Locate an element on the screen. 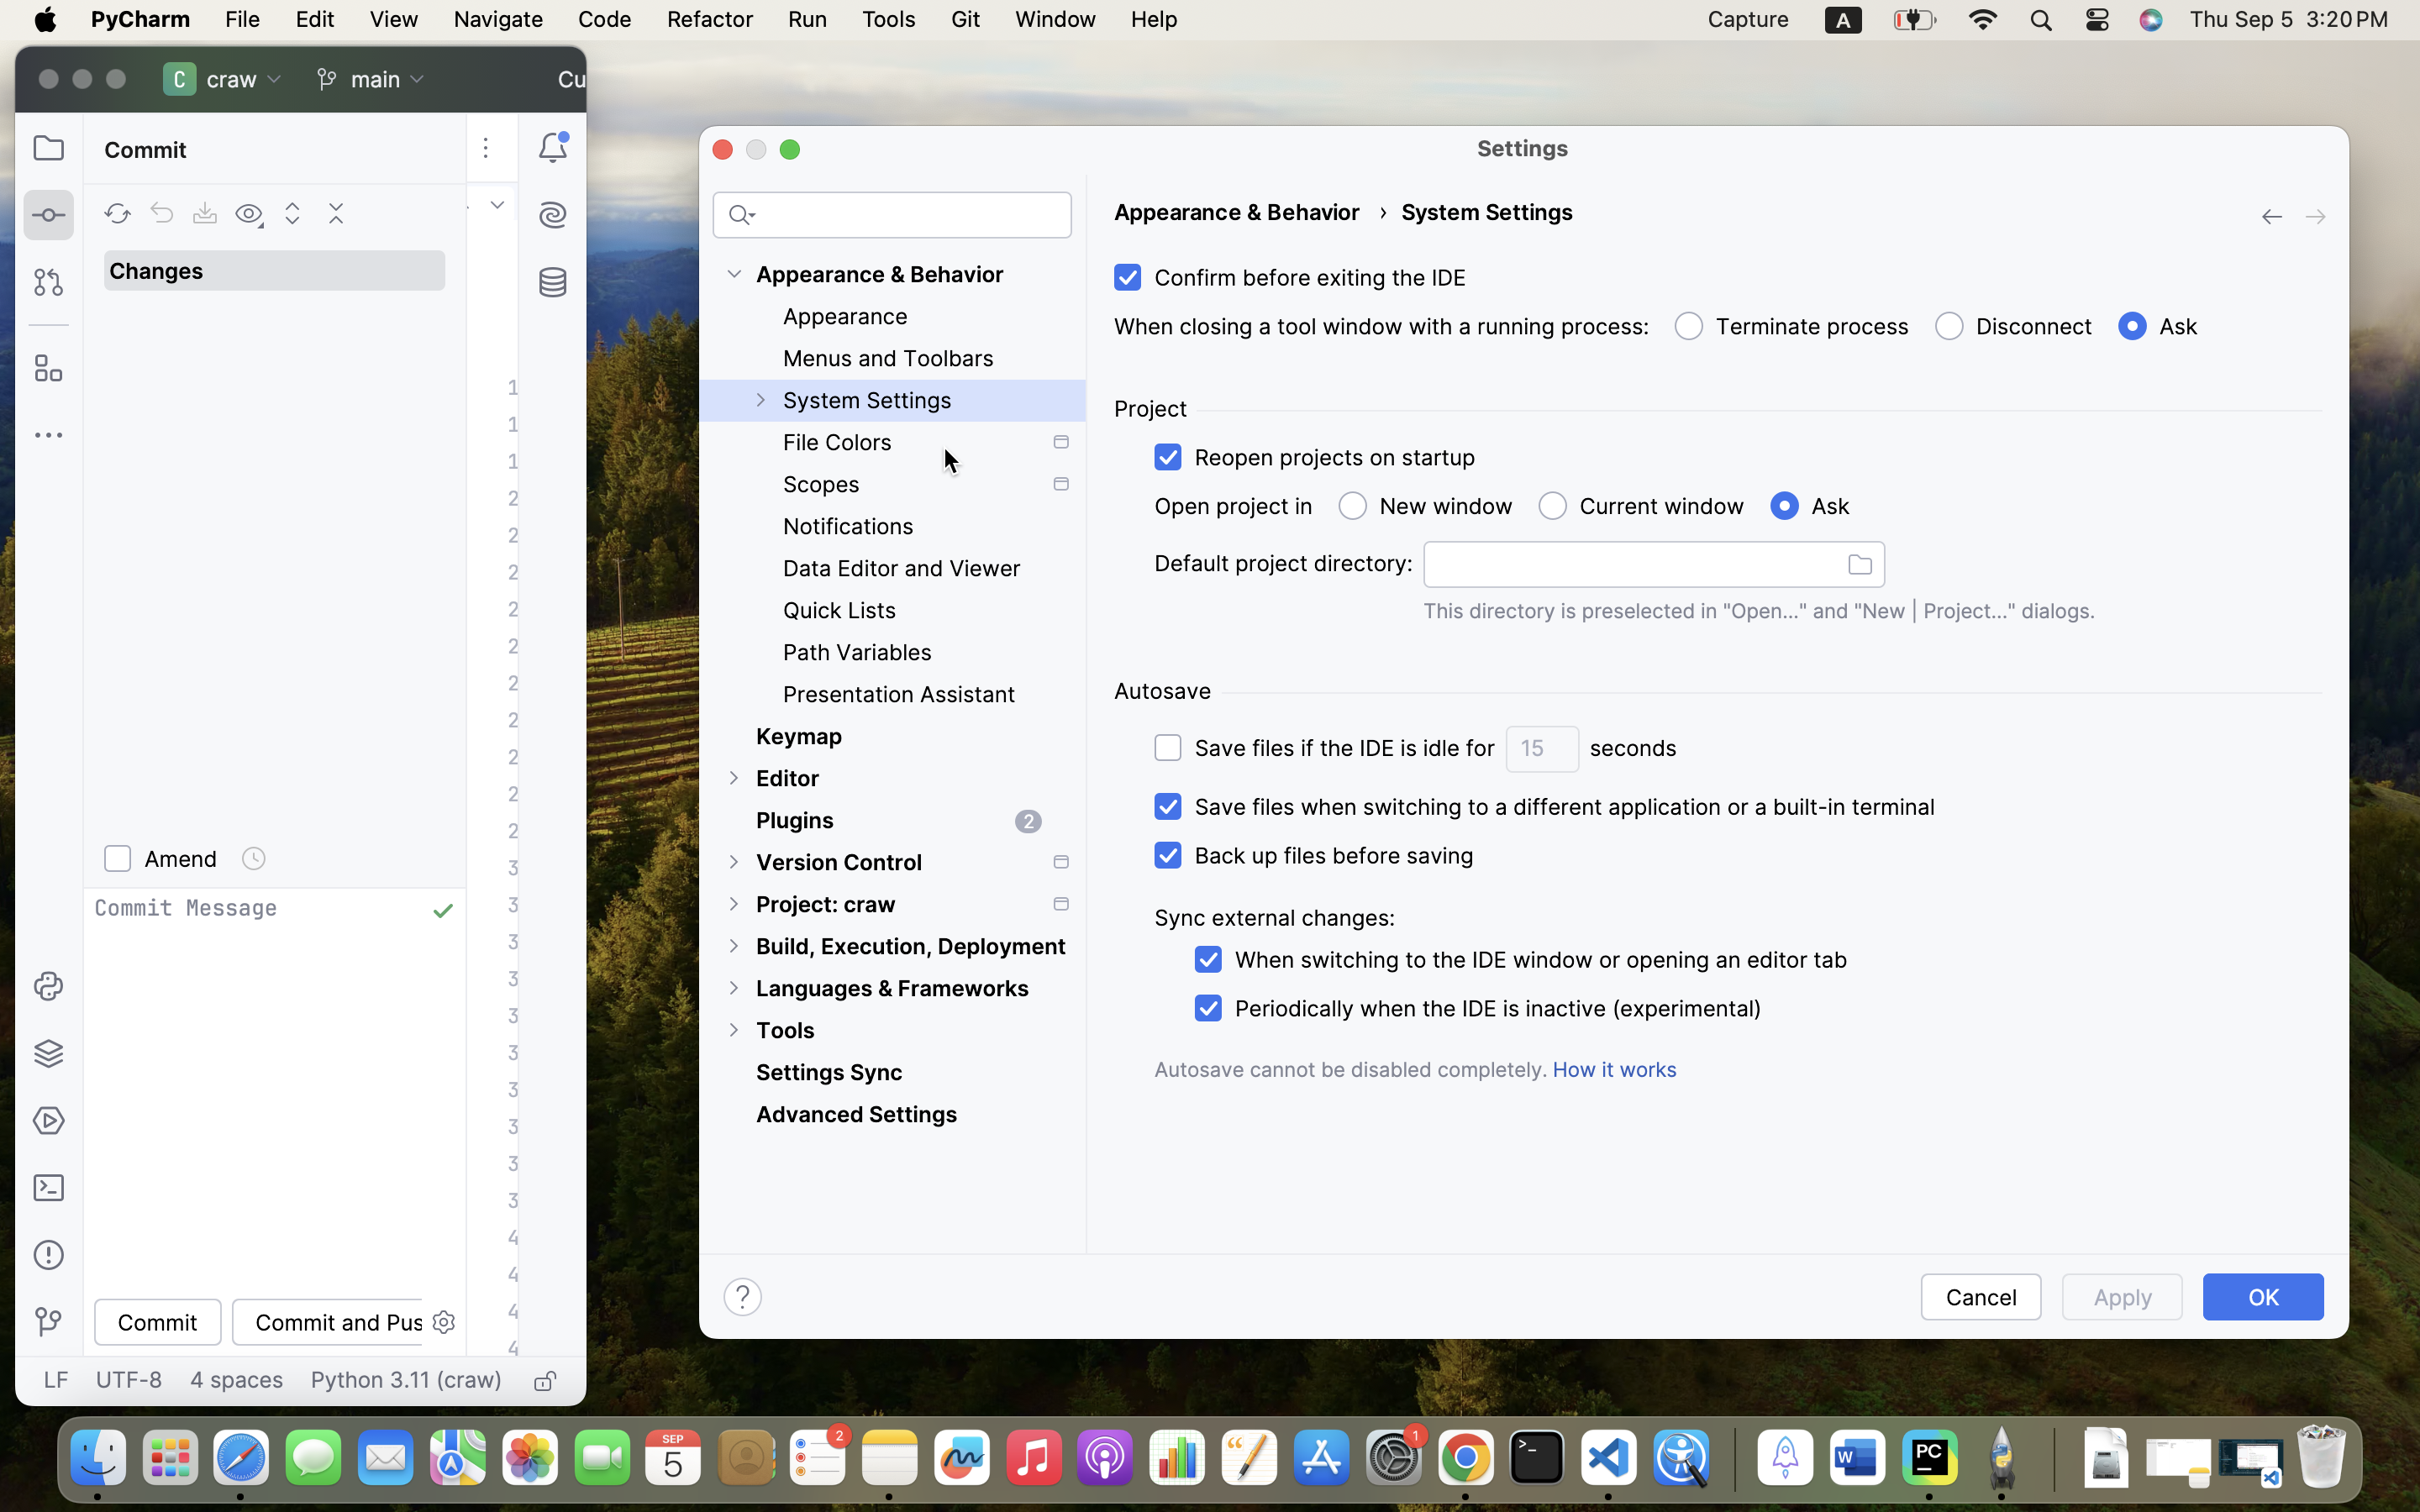 This screenshot has width=2420, height=1512. 'Default project directory:' is located at coordinates (1283, 563).